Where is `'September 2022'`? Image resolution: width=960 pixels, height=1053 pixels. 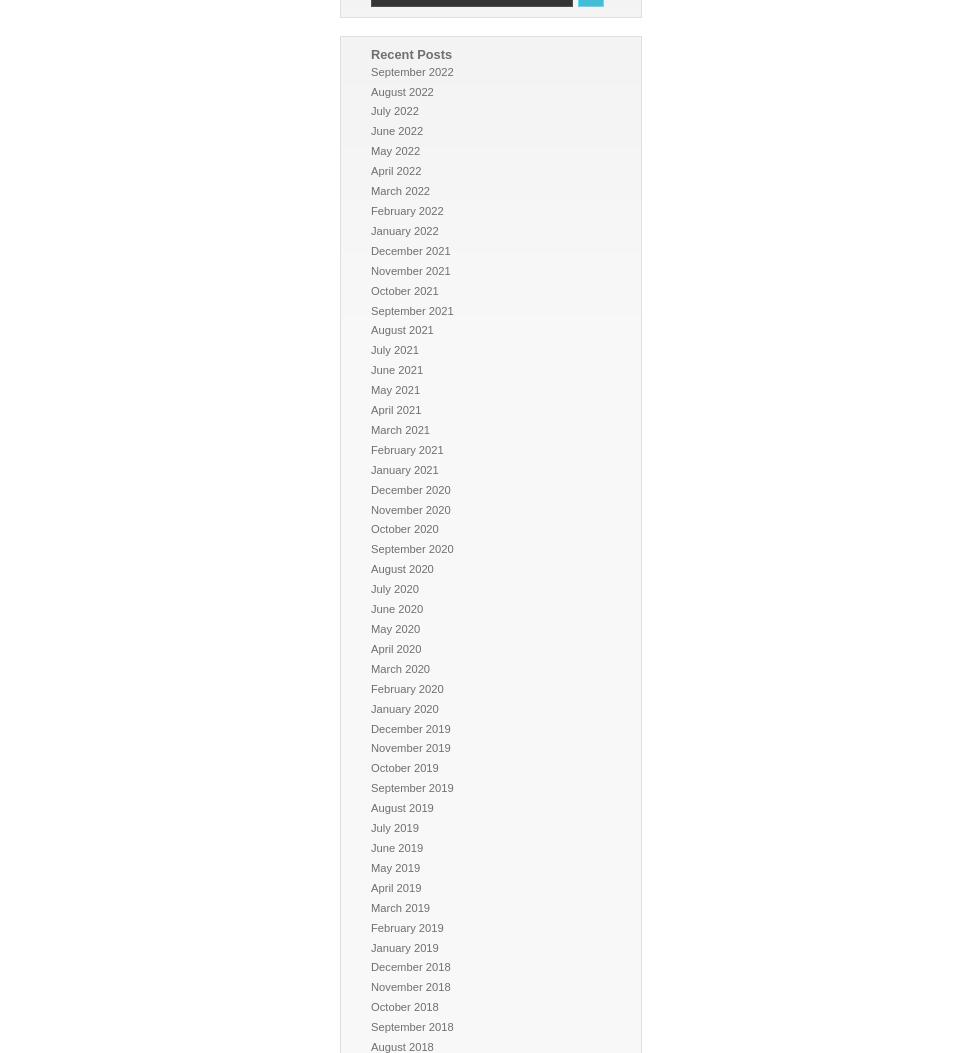 'September 2022' is located at coordinates (411, 69).